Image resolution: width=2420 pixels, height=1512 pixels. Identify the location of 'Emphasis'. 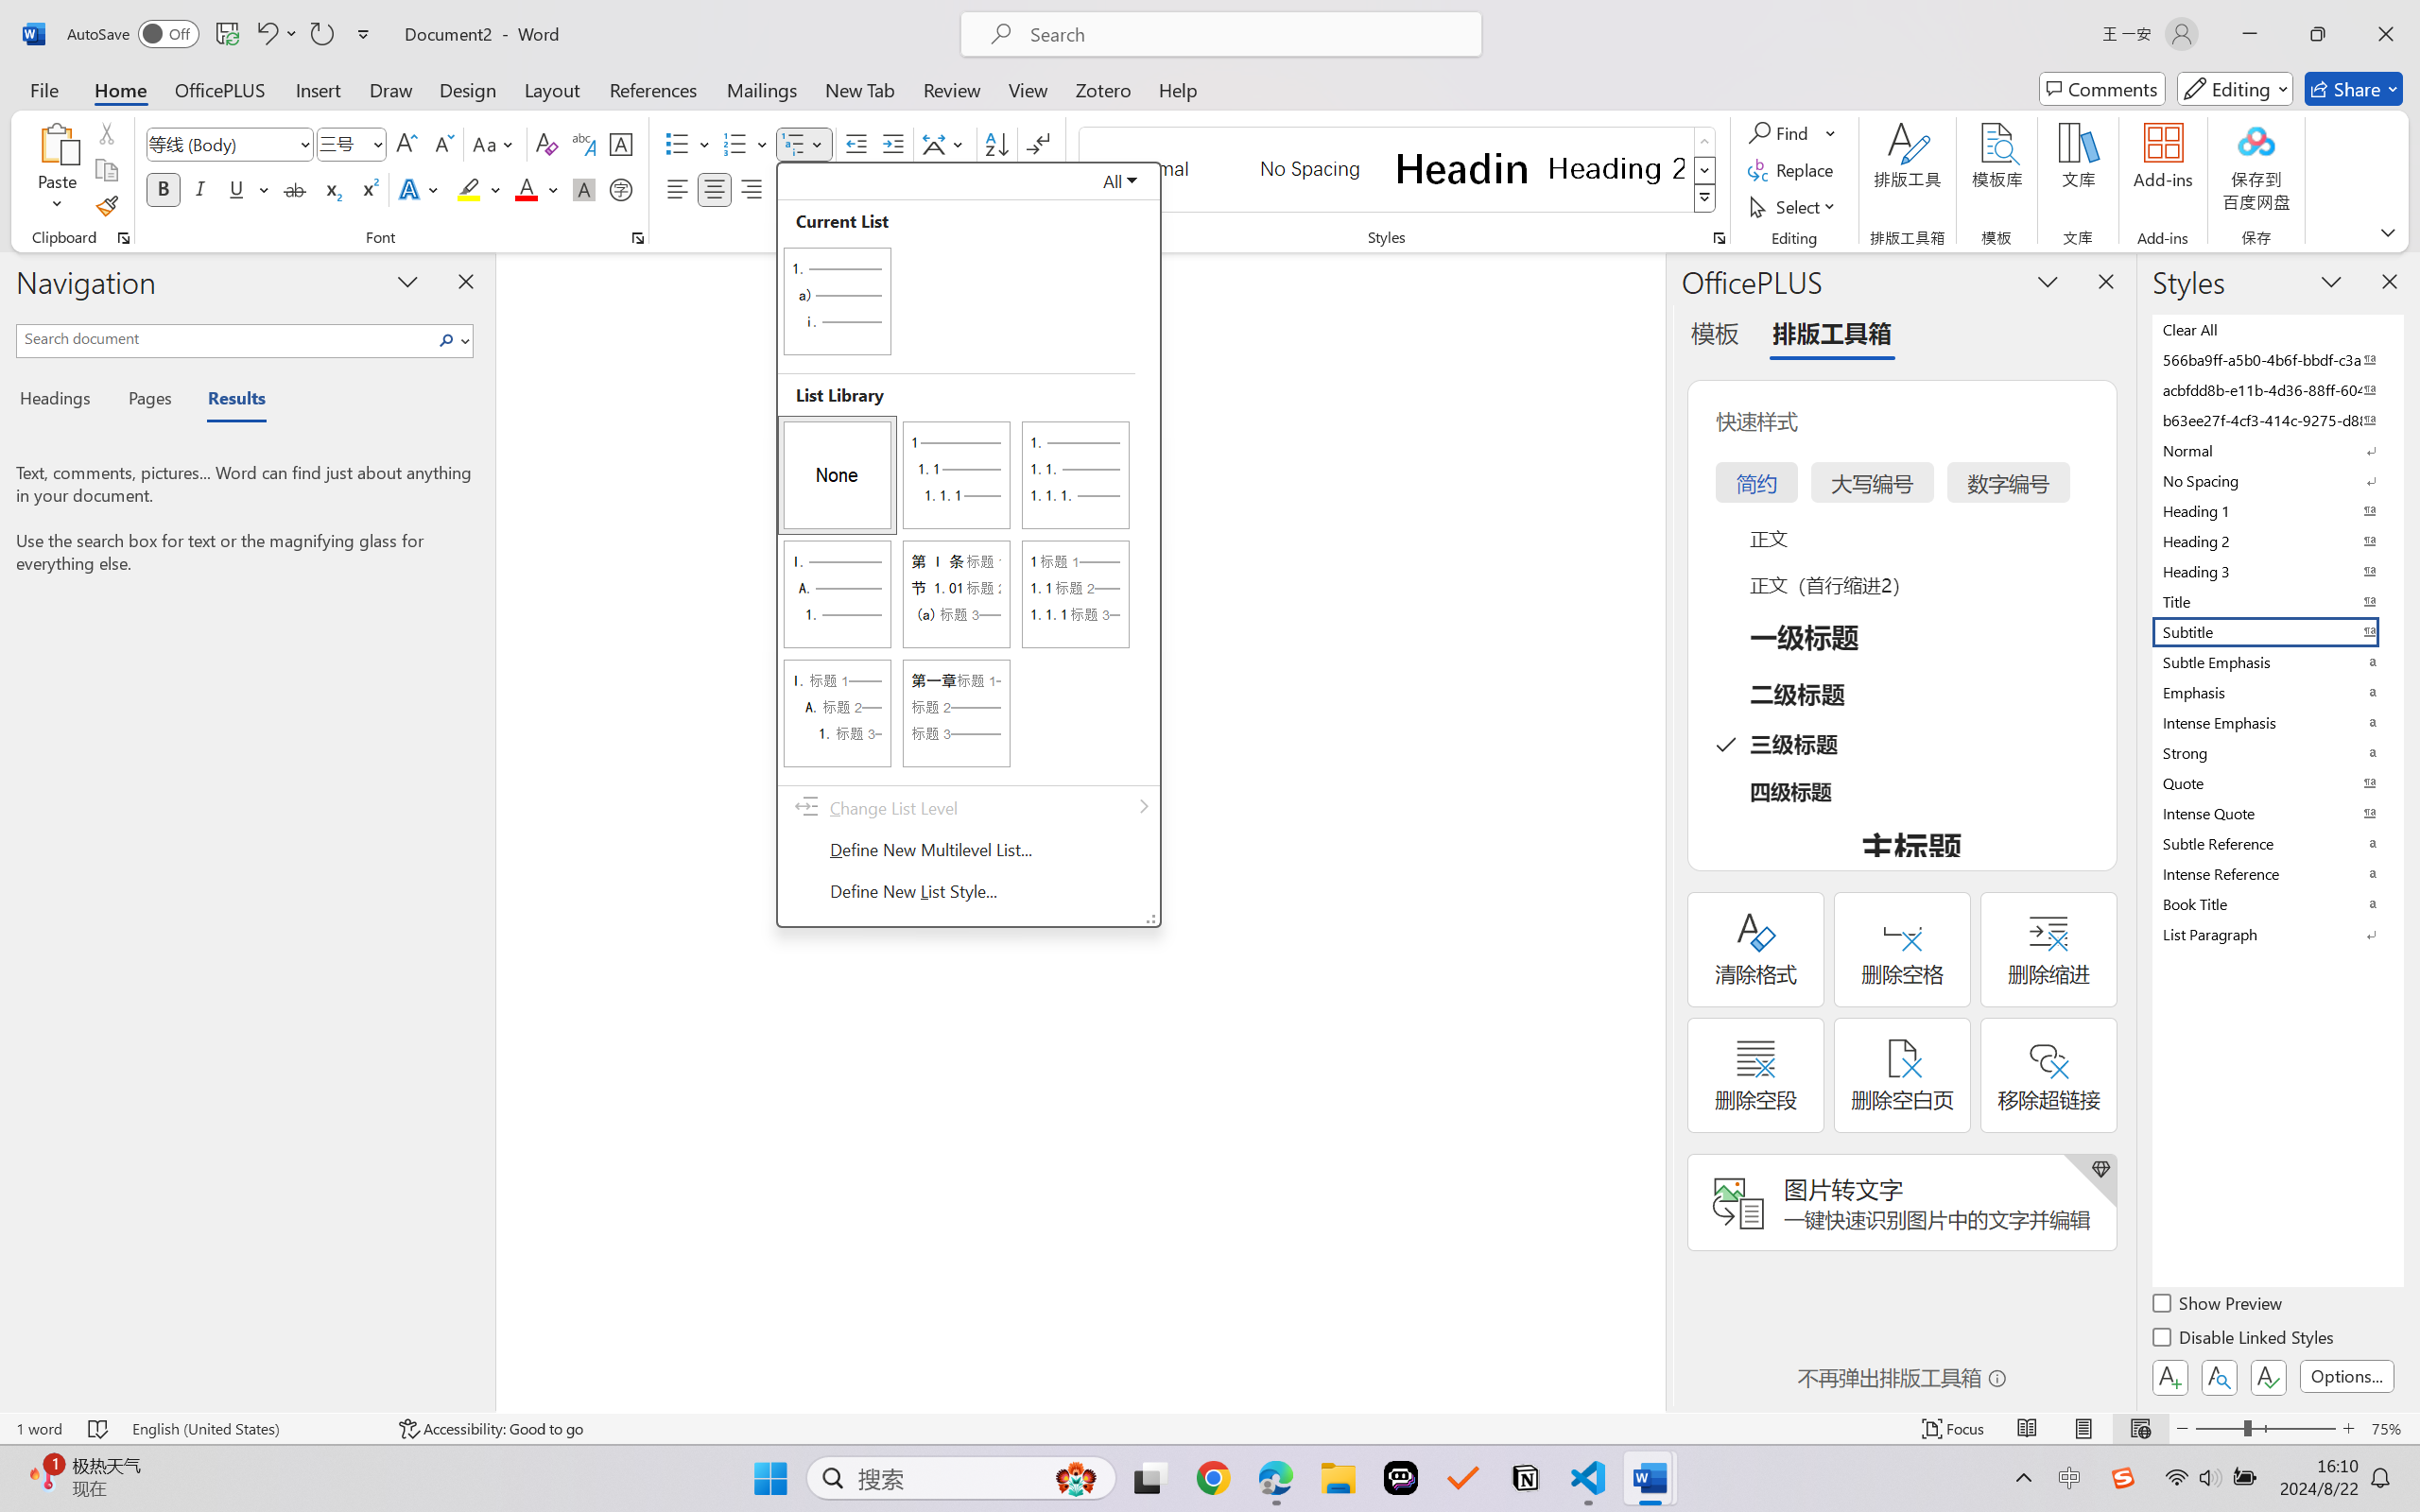
(2275, 692).